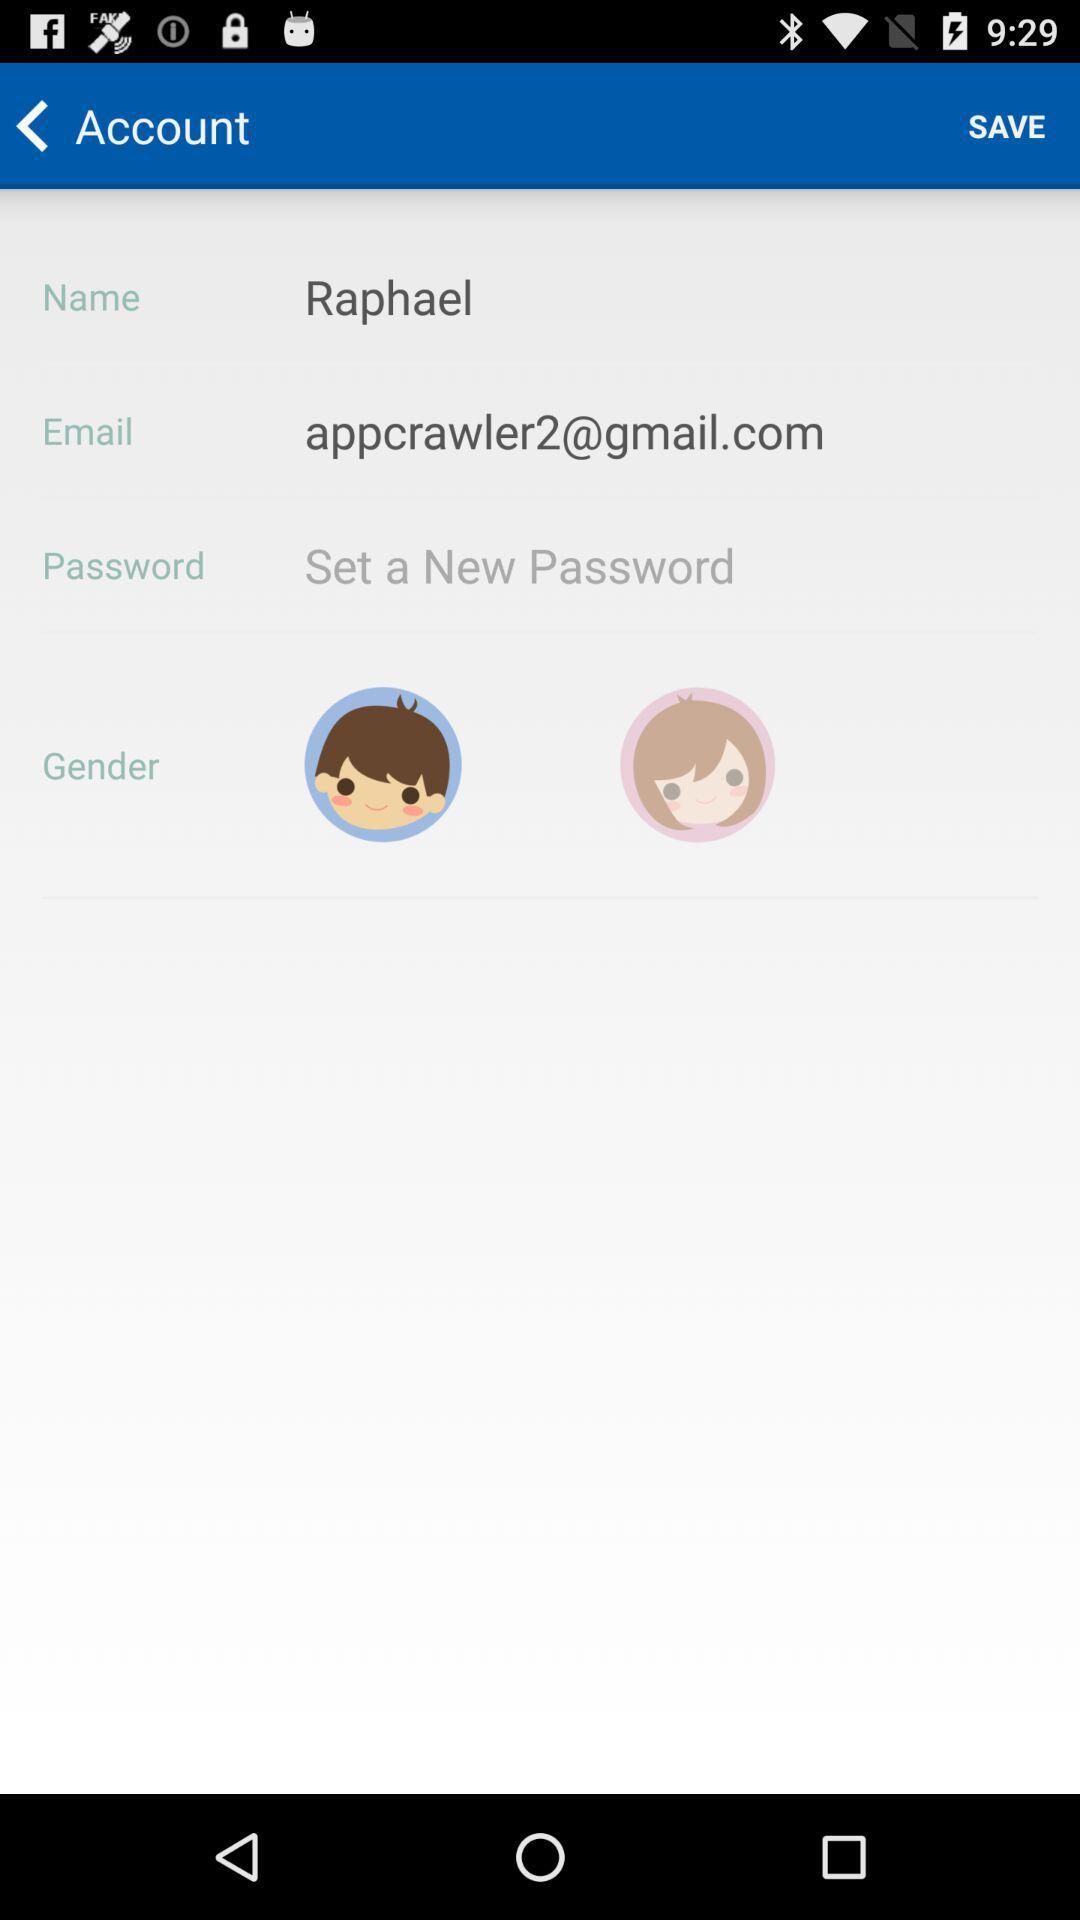 The width and height of the screenshot is (1080, 1920). What do you see at coordinates (697, 763) in the screenshot?
I see `choose gender female` at bounding box center [697, 763].